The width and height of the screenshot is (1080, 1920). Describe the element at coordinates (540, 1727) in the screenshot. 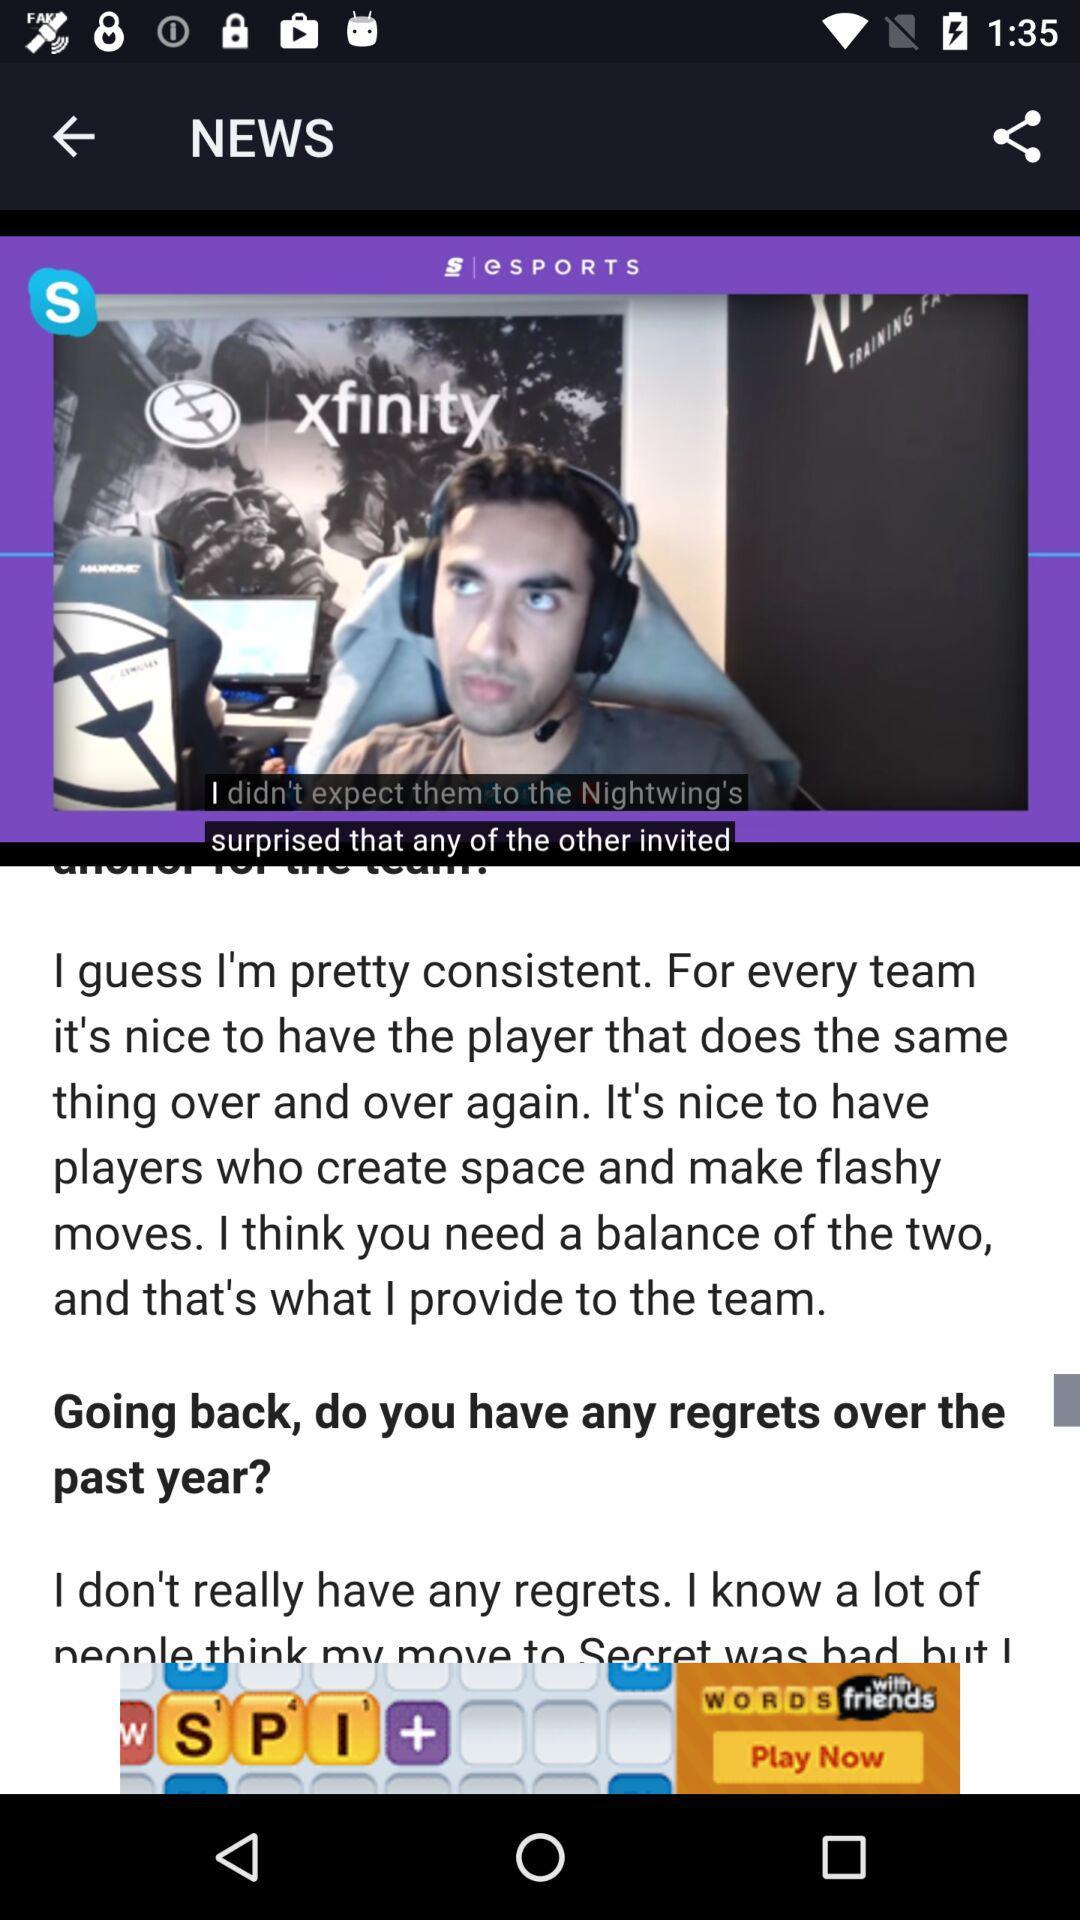

I see `advertisement bar` at that location.